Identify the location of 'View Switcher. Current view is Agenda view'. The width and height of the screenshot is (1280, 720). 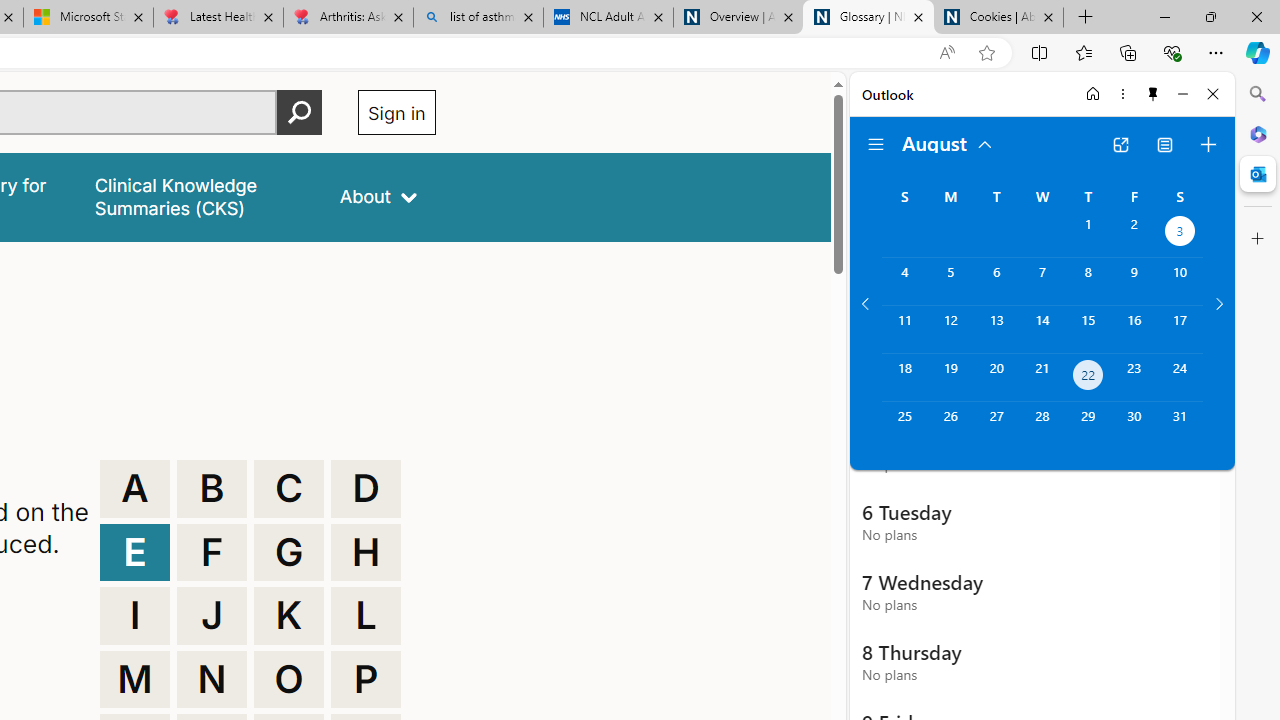
(1165, 144).